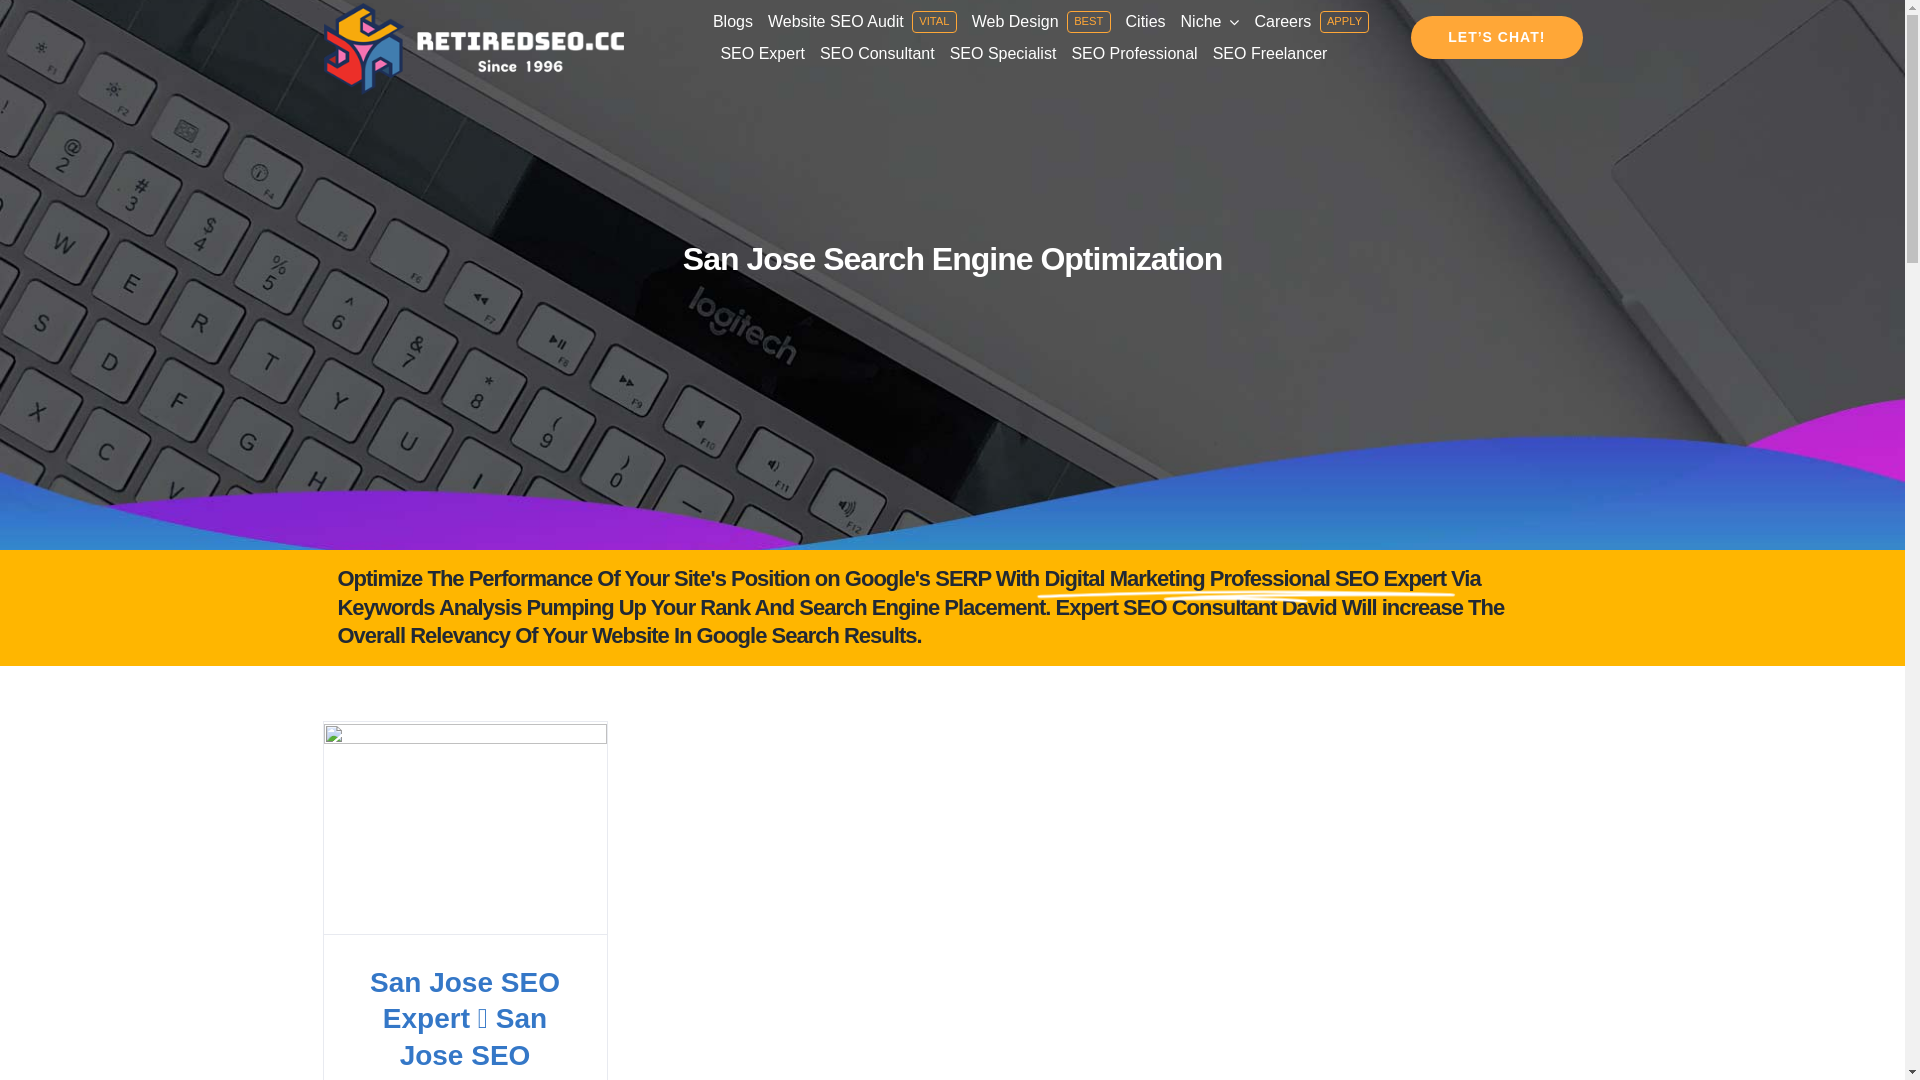 The image size is (1920, 1080). What do you see at coordinates (1146, 22) in the screenshot?
I see `'Cities'` at bounding box center [1146, 22].